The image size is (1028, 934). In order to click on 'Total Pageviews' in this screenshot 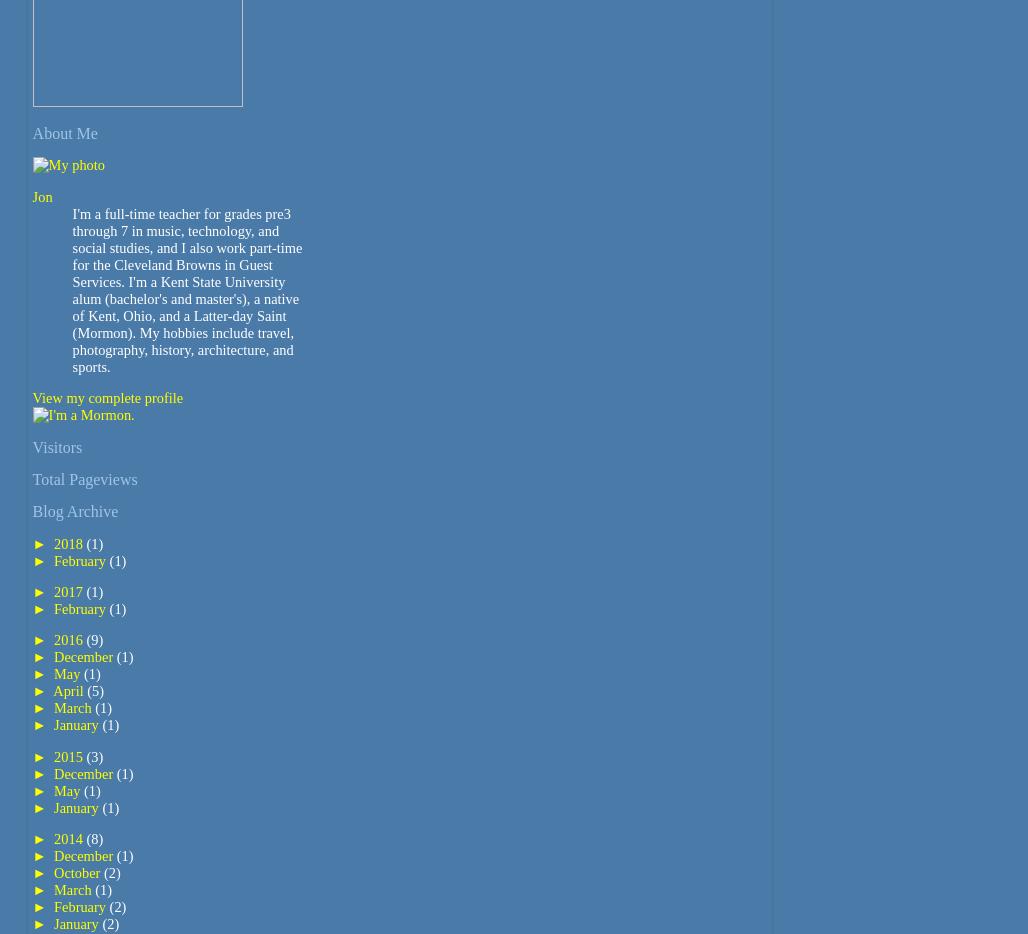, I will do `click(83, 477)`.